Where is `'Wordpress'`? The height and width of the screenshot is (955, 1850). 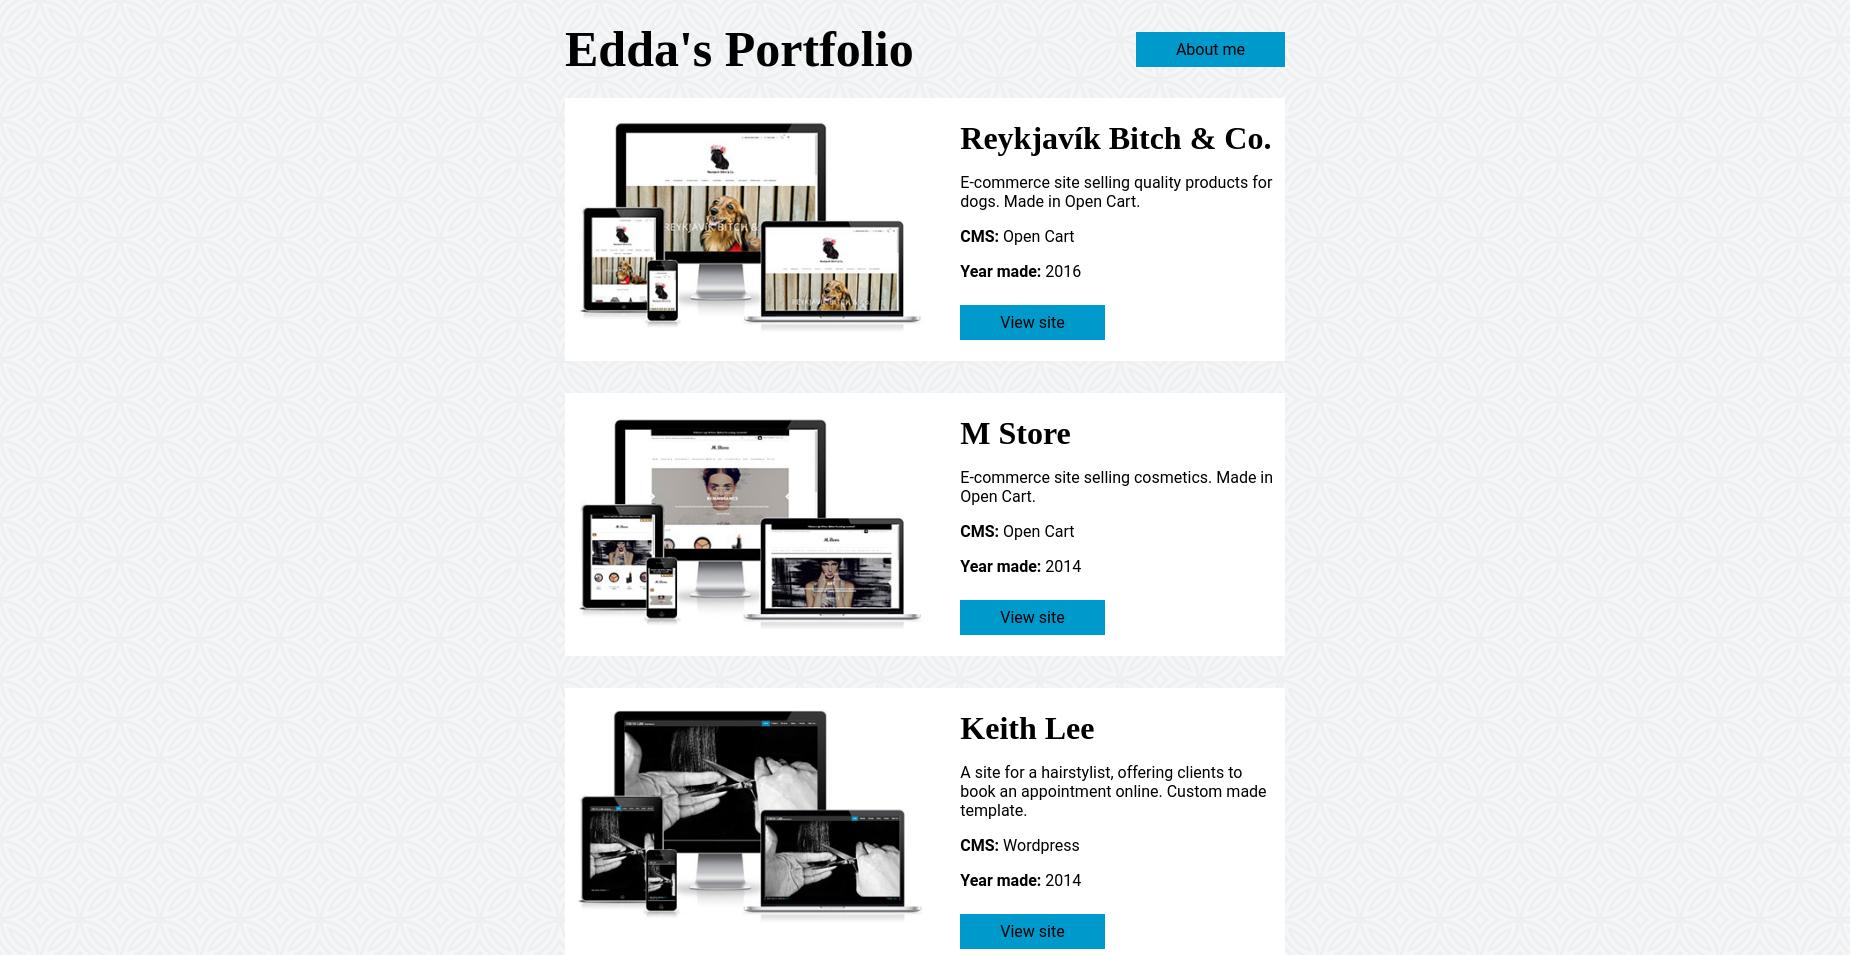
'Wordpress' is located at coordinates (1037, 844).